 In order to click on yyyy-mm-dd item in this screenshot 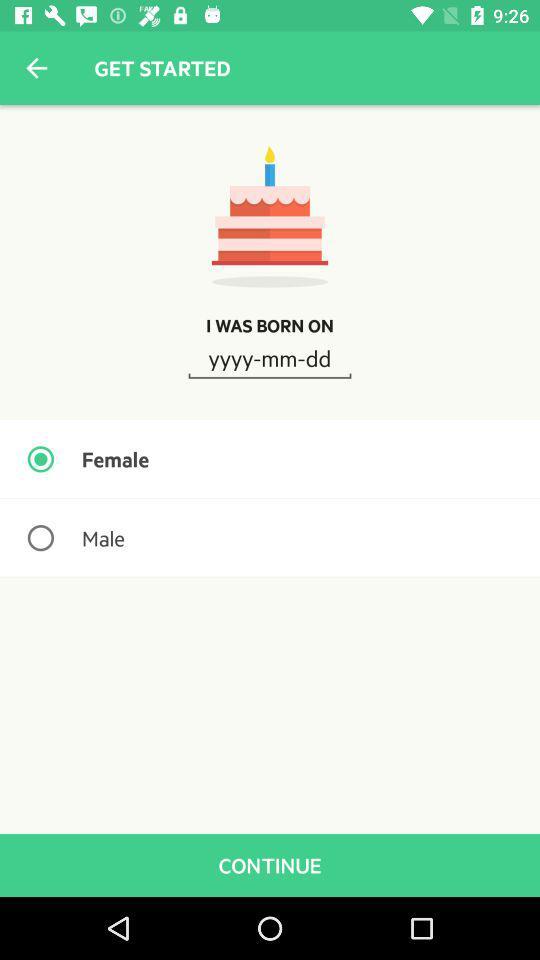, I will do `click(270, 357)`.